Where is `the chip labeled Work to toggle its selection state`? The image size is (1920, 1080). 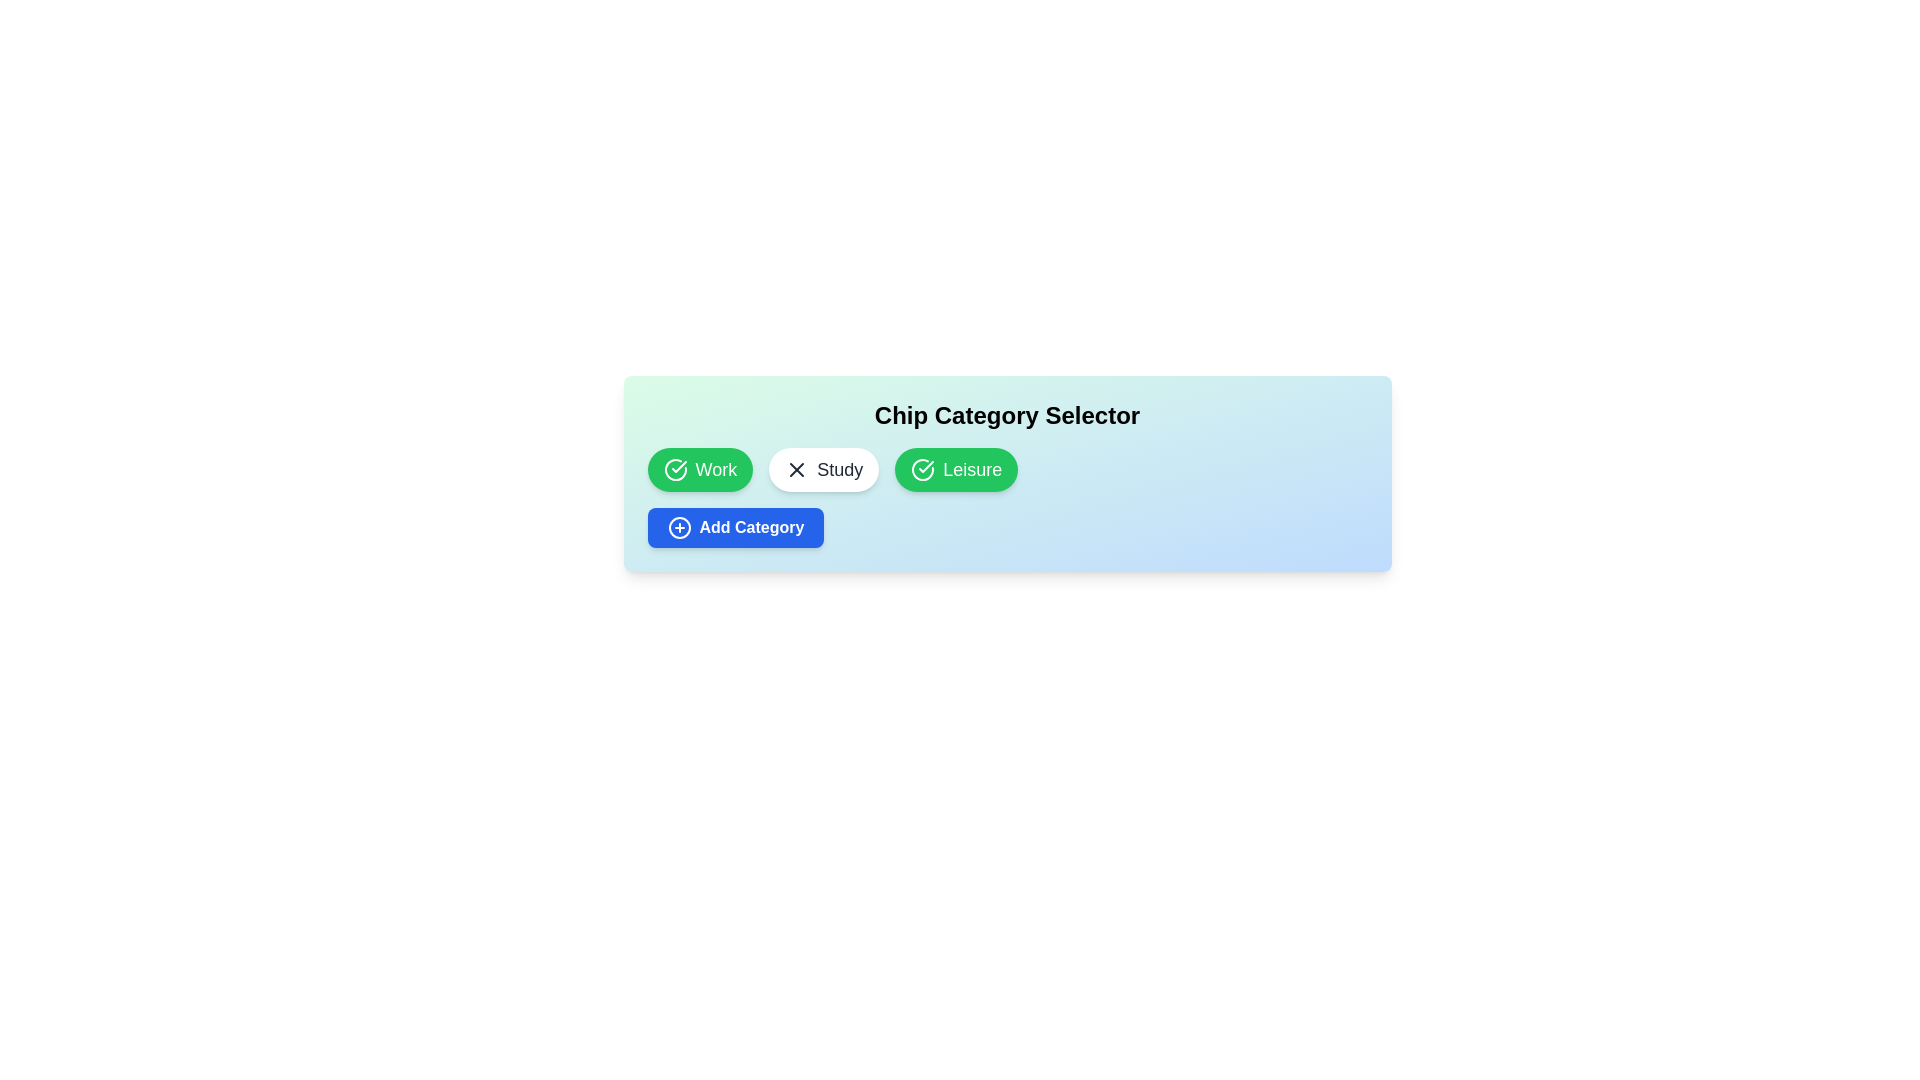 the chip labeled Work to toggle its selection state is located at coordinates (700, 470).